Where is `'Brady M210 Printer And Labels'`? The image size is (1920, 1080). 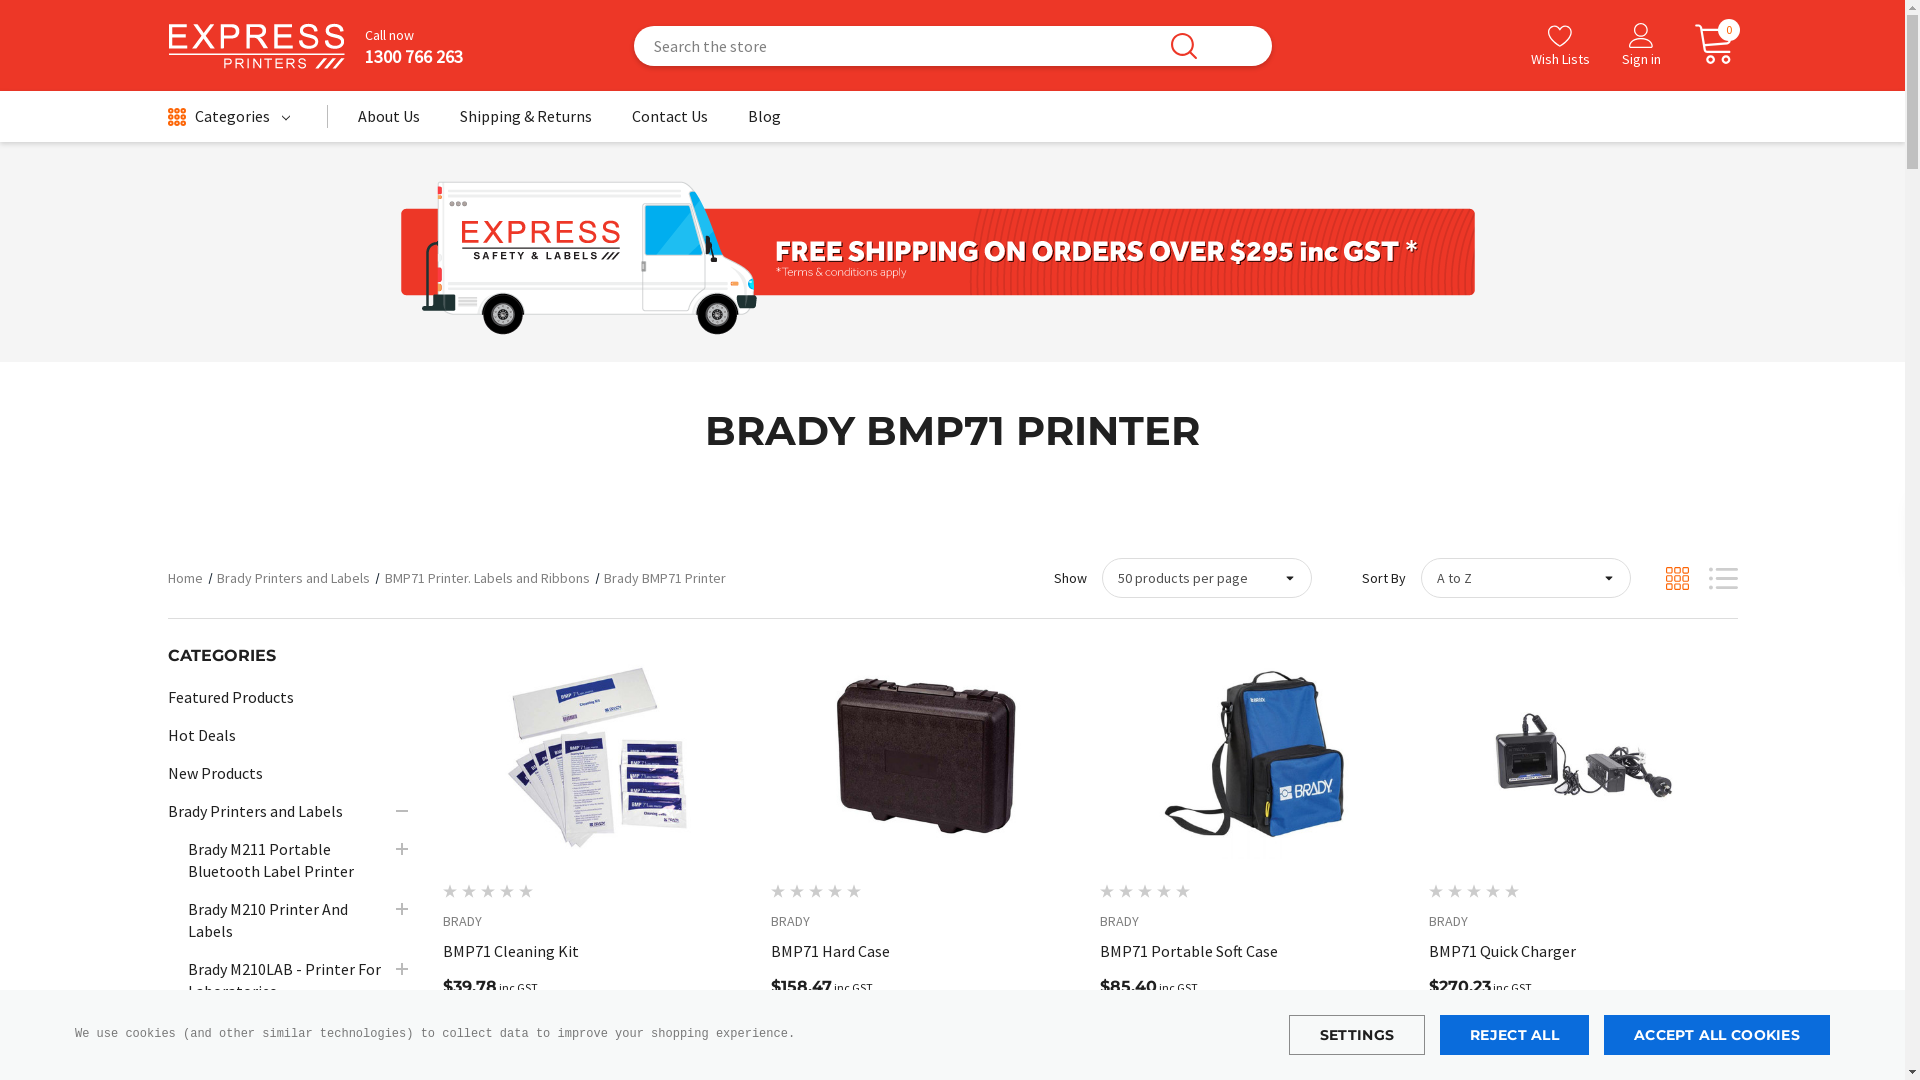 'Brady M210 Printer And Labels' is located at coordinates (287, 920).